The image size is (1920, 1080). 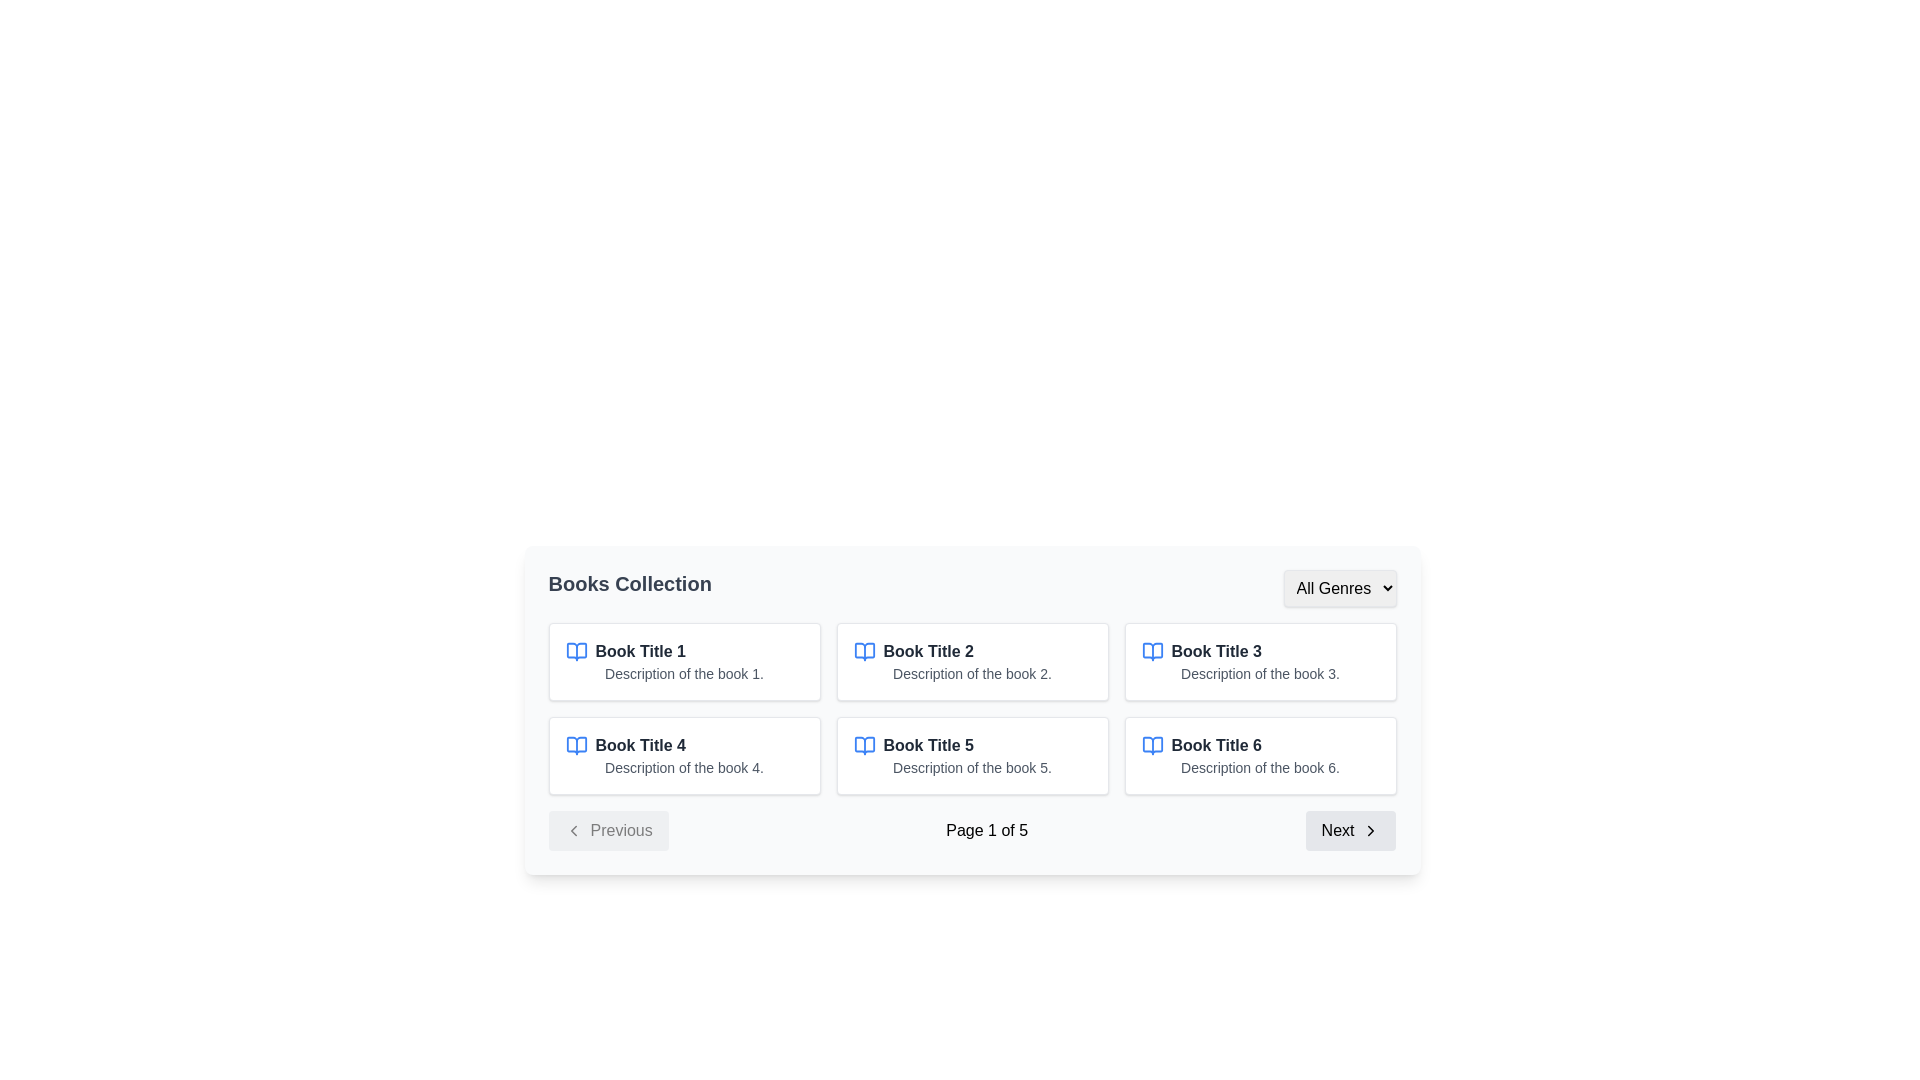 I want to click on the first entry in the Books Collection interface, which features an open book icon and the text label 'Book Title 1', so click(x=684, y=651).